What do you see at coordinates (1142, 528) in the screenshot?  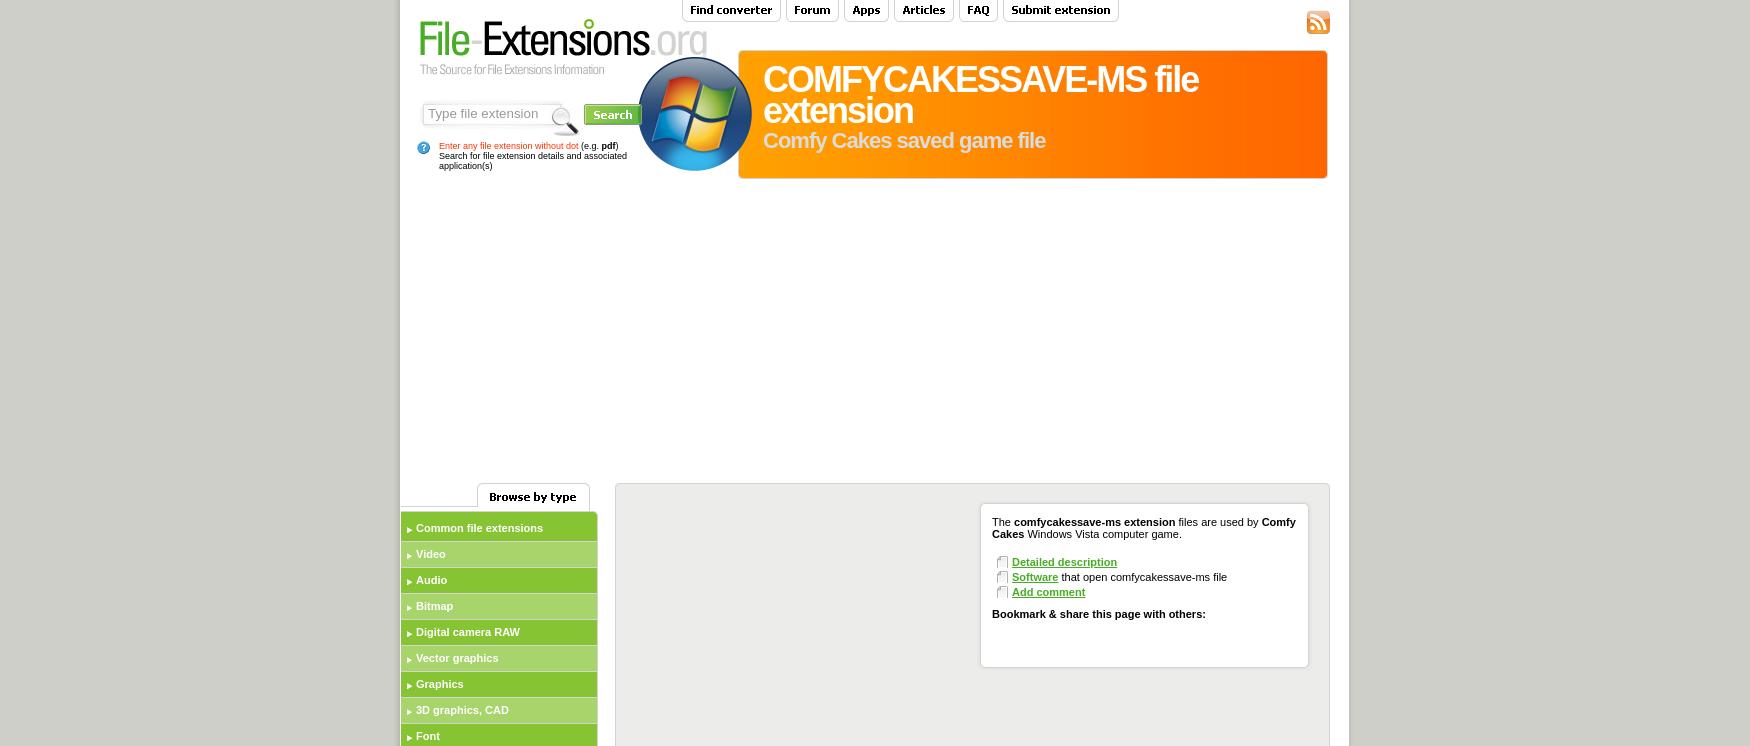 I see `'Comfy Cakes'` at bounding box center [1142, 528].